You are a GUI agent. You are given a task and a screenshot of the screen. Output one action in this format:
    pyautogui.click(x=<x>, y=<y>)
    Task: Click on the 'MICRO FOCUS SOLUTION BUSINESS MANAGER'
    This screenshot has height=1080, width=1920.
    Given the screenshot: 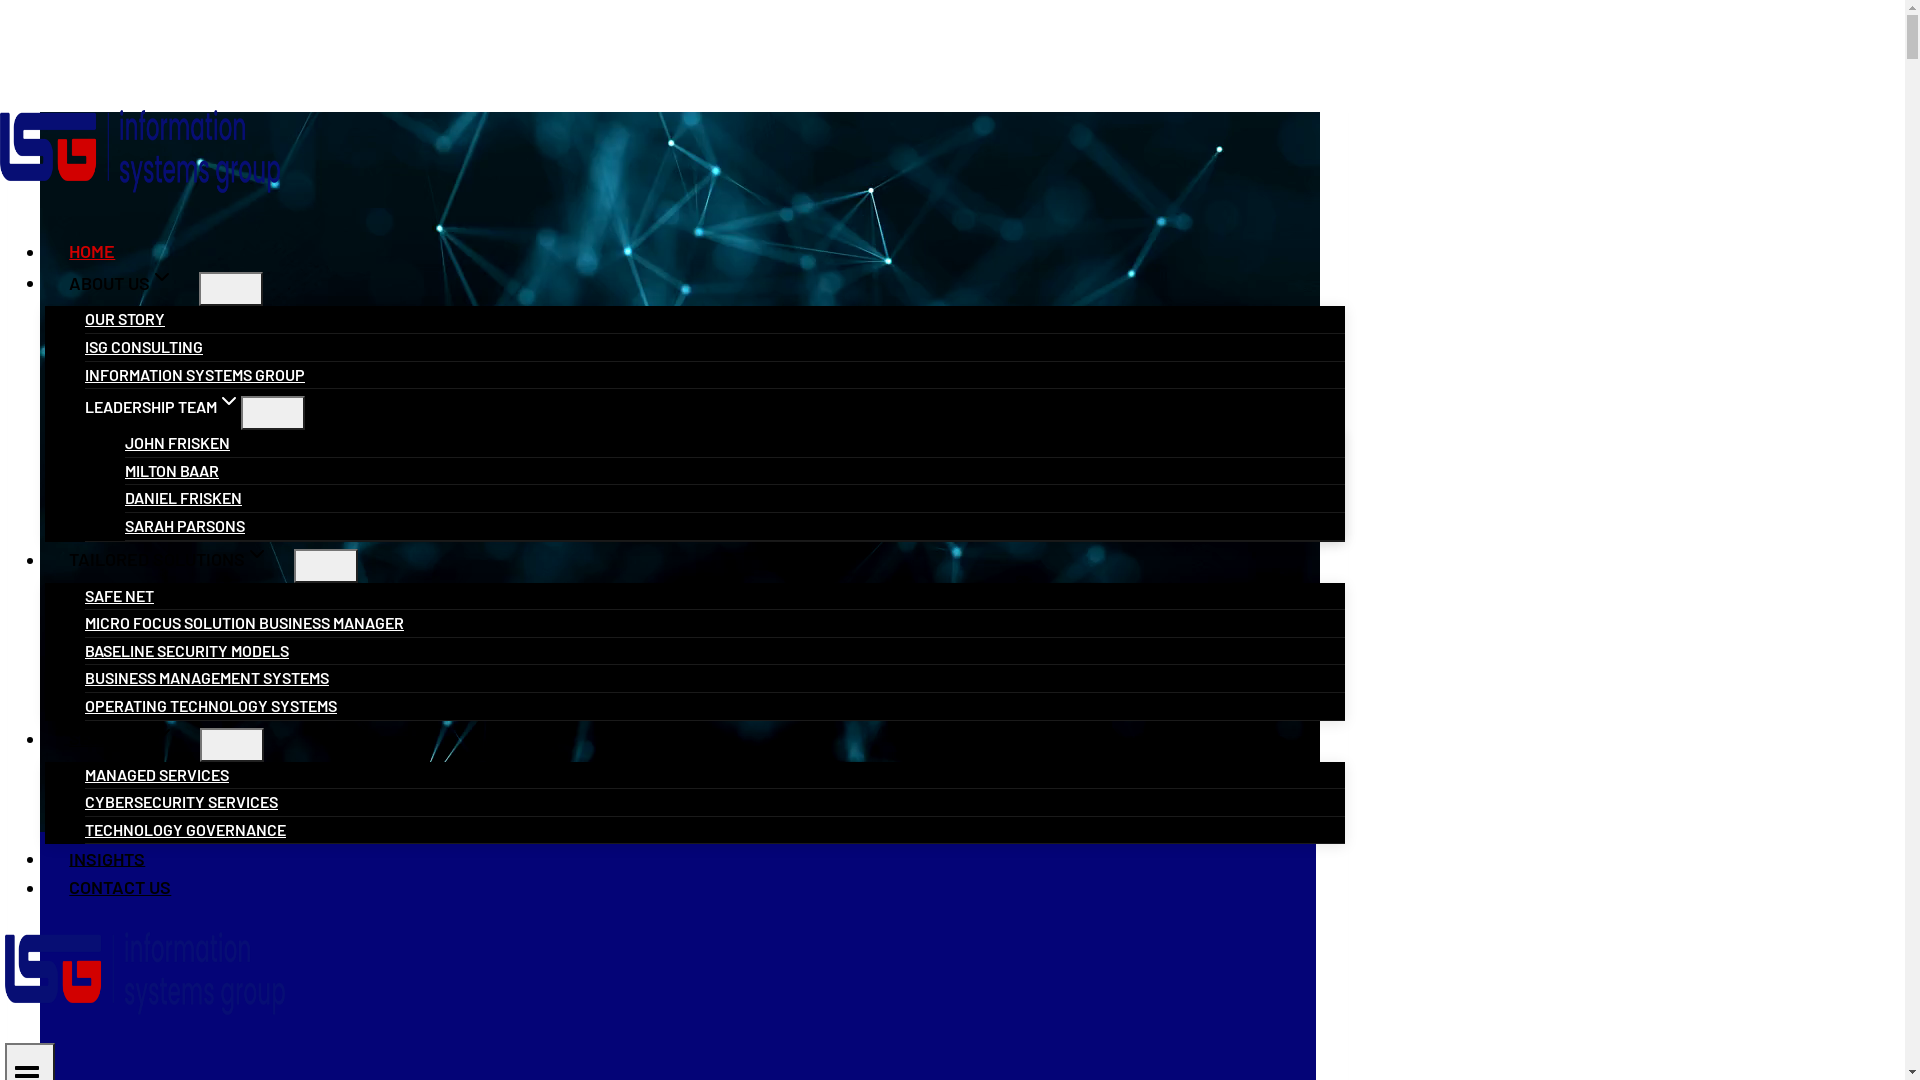 What is the action you would take?
    pyautogui.click(x=243, y=621)
    